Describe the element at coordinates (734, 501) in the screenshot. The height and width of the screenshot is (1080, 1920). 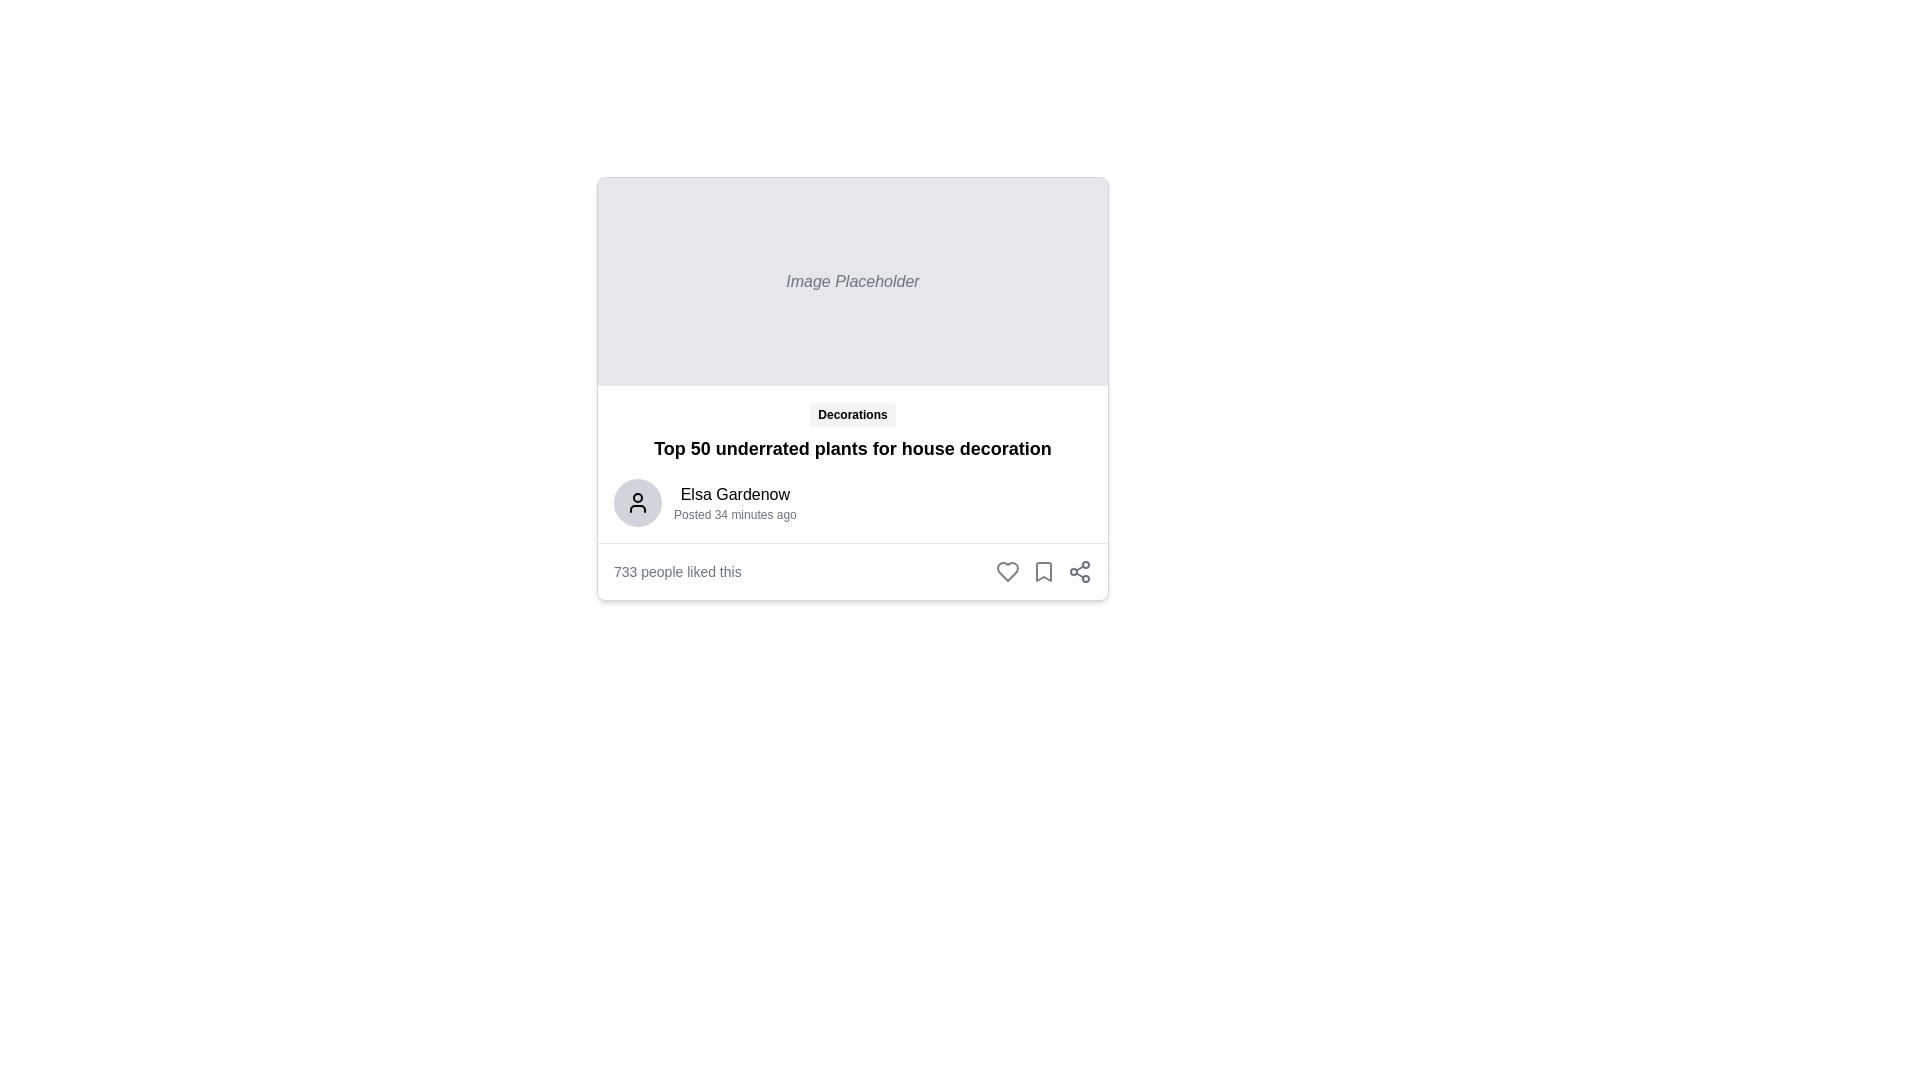
I see `text label that provides the author's name and post publication date, located in the center-bottom of the card, to the right of a circular icon` at that location.